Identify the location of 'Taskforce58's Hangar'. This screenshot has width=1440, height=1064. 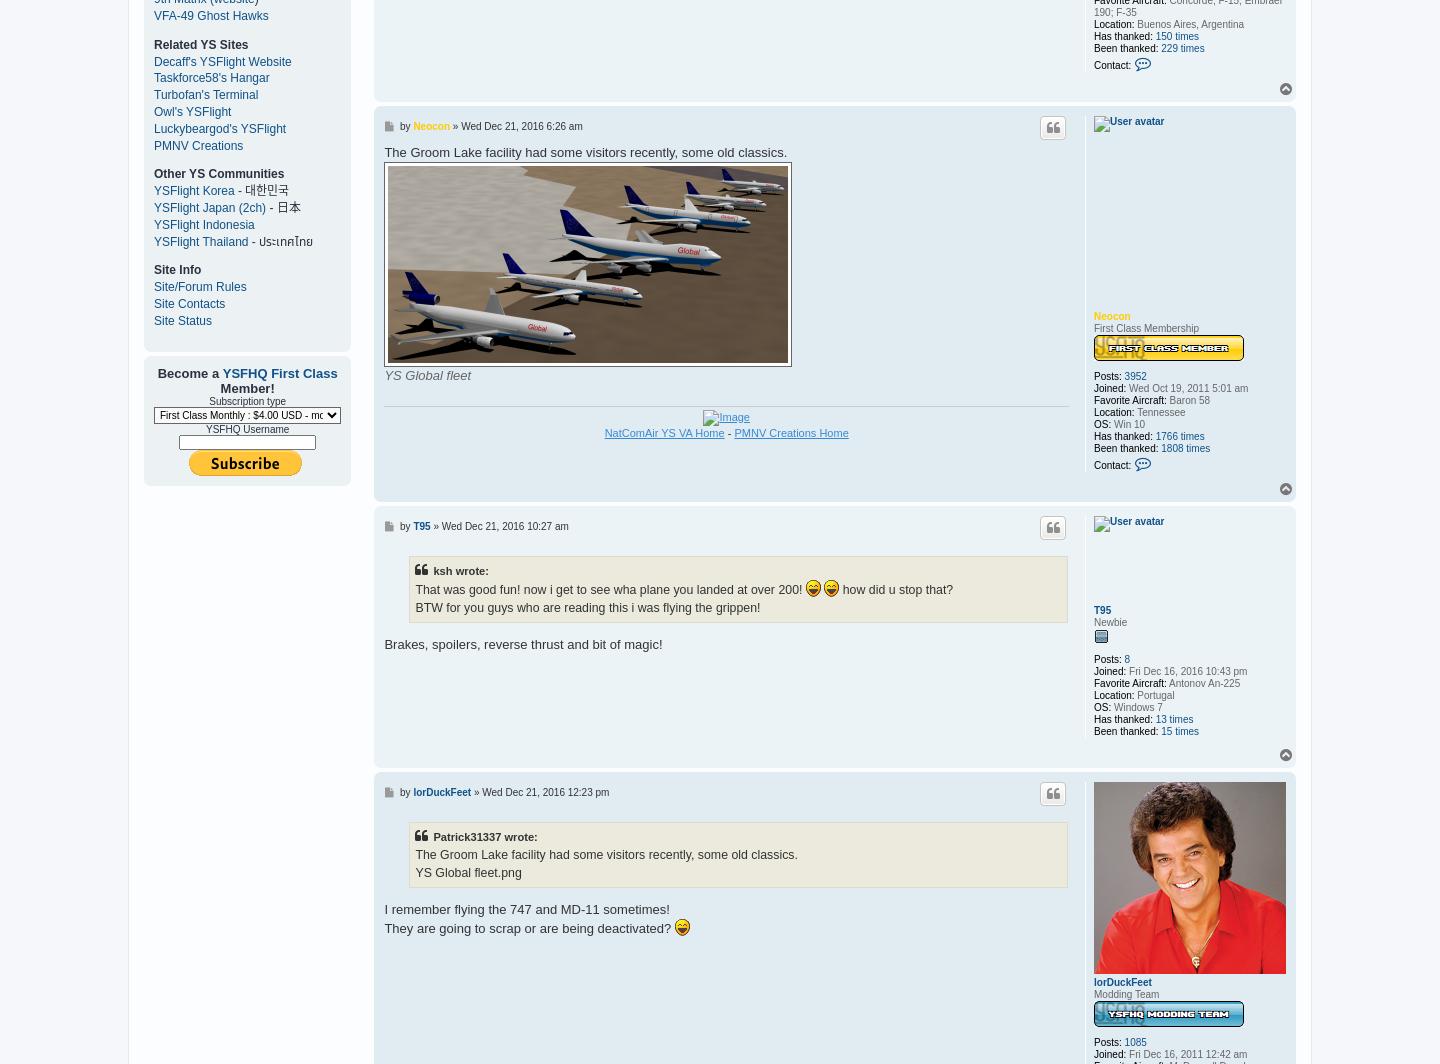
(211, 77).